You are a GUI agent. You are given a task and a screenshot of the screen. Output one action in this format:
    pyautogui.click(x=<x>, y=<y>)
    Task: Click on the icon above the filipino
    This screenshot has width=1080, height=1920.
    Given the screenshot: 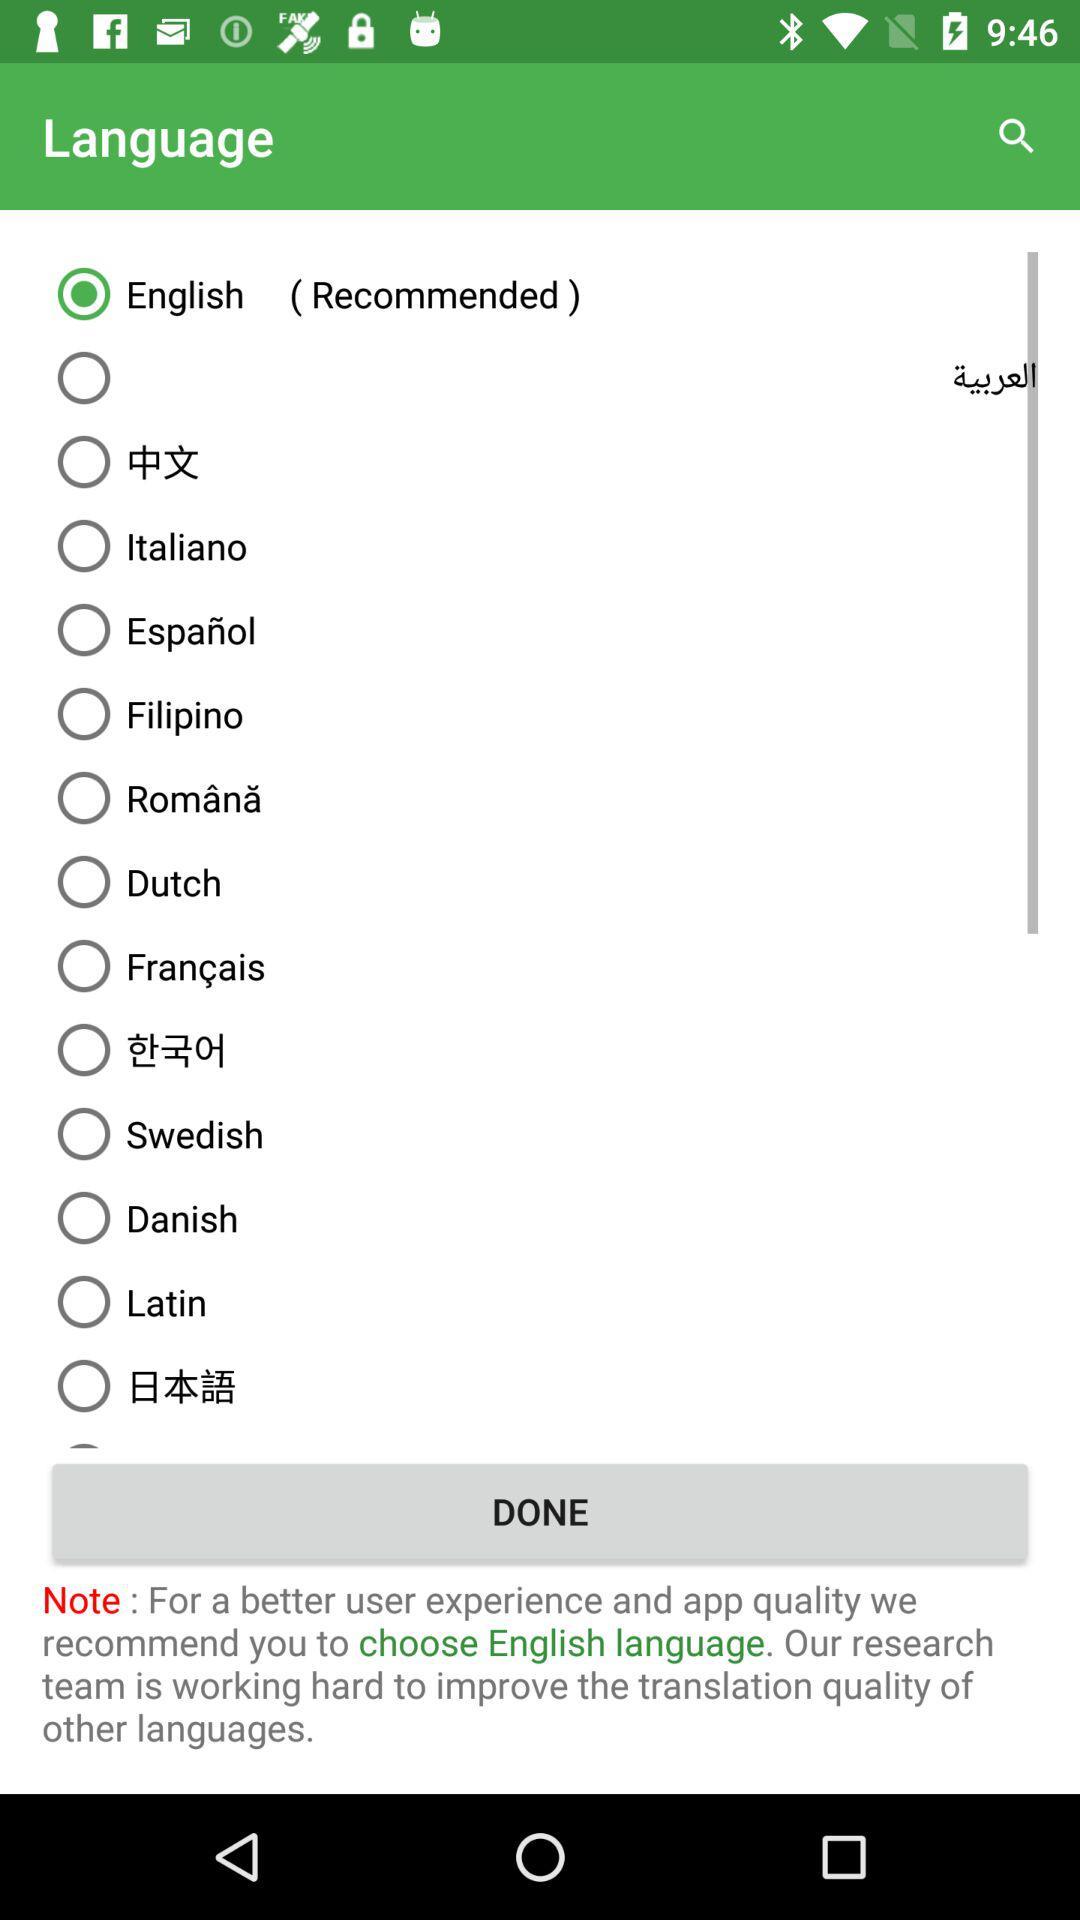 What is the action you would take?
    pyautogui.click(x=540, y=628)
    